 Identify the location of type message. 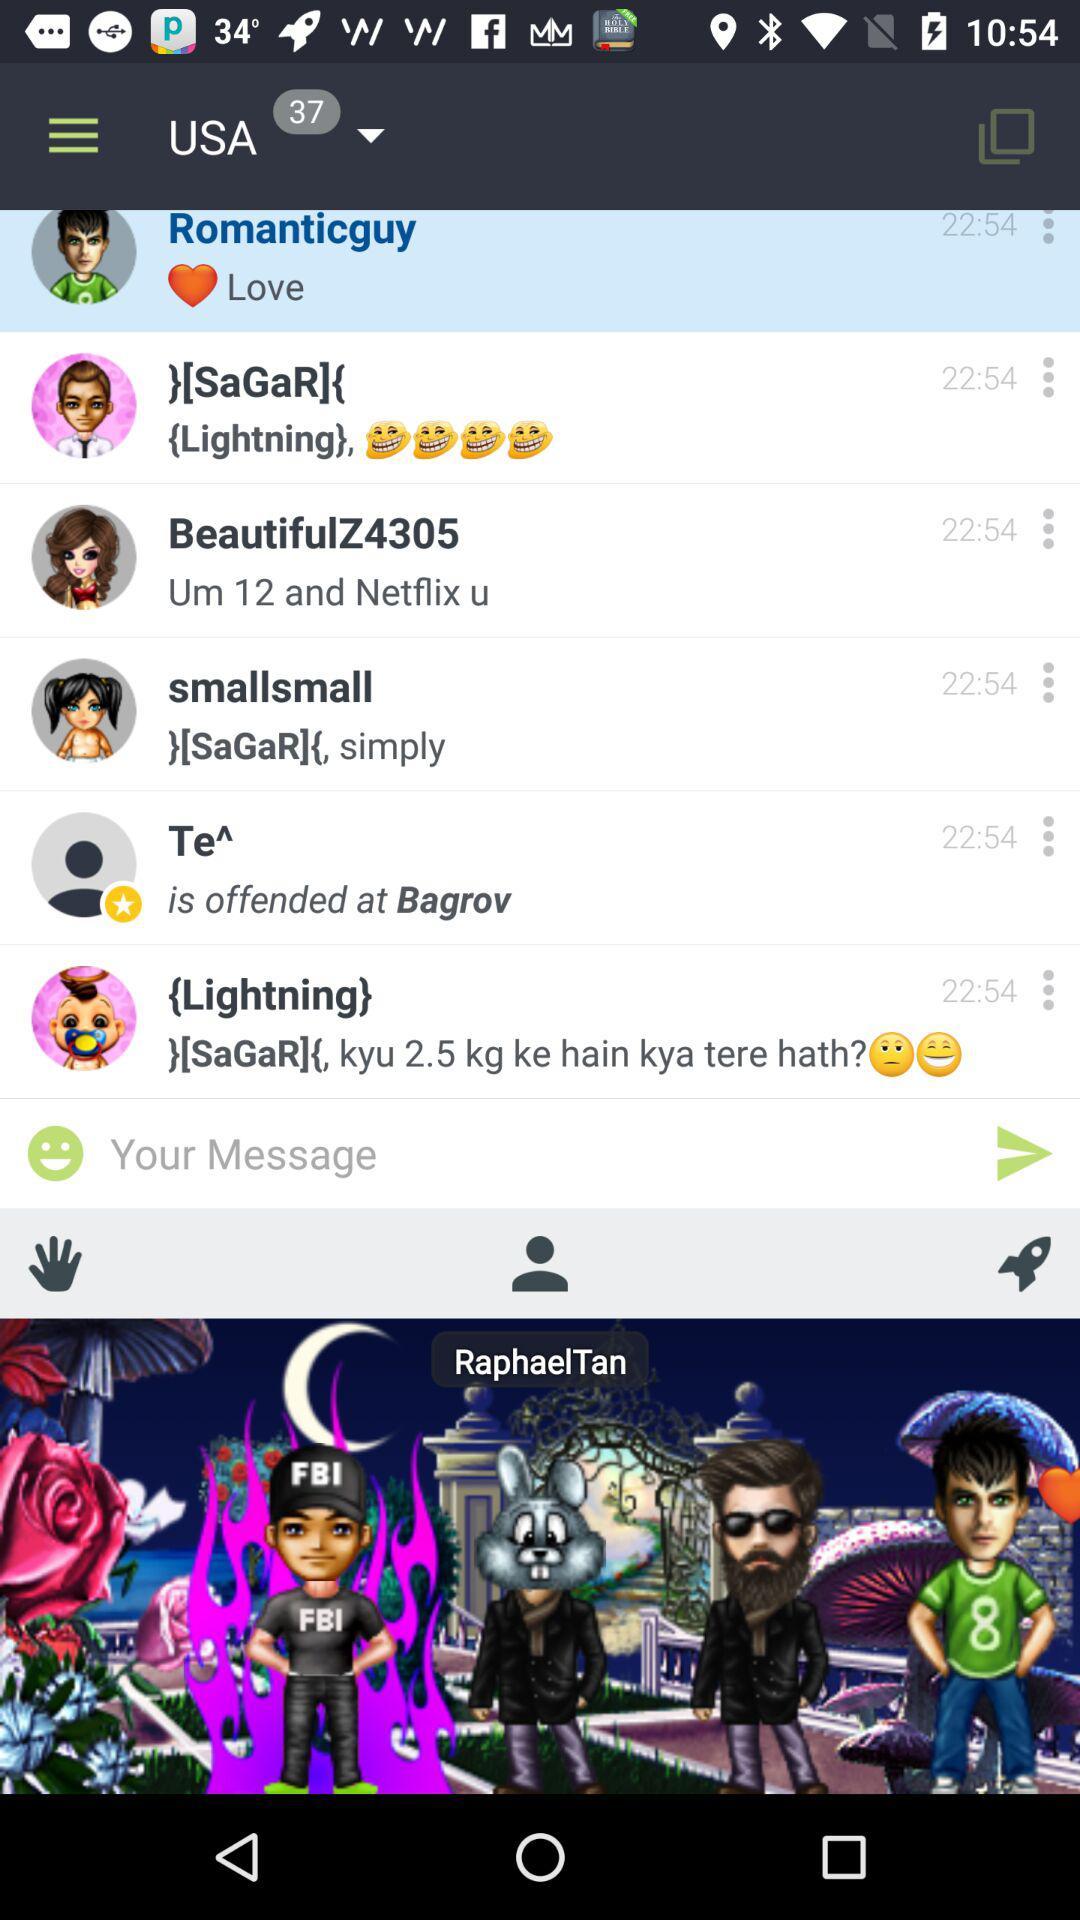
(540, 1152).